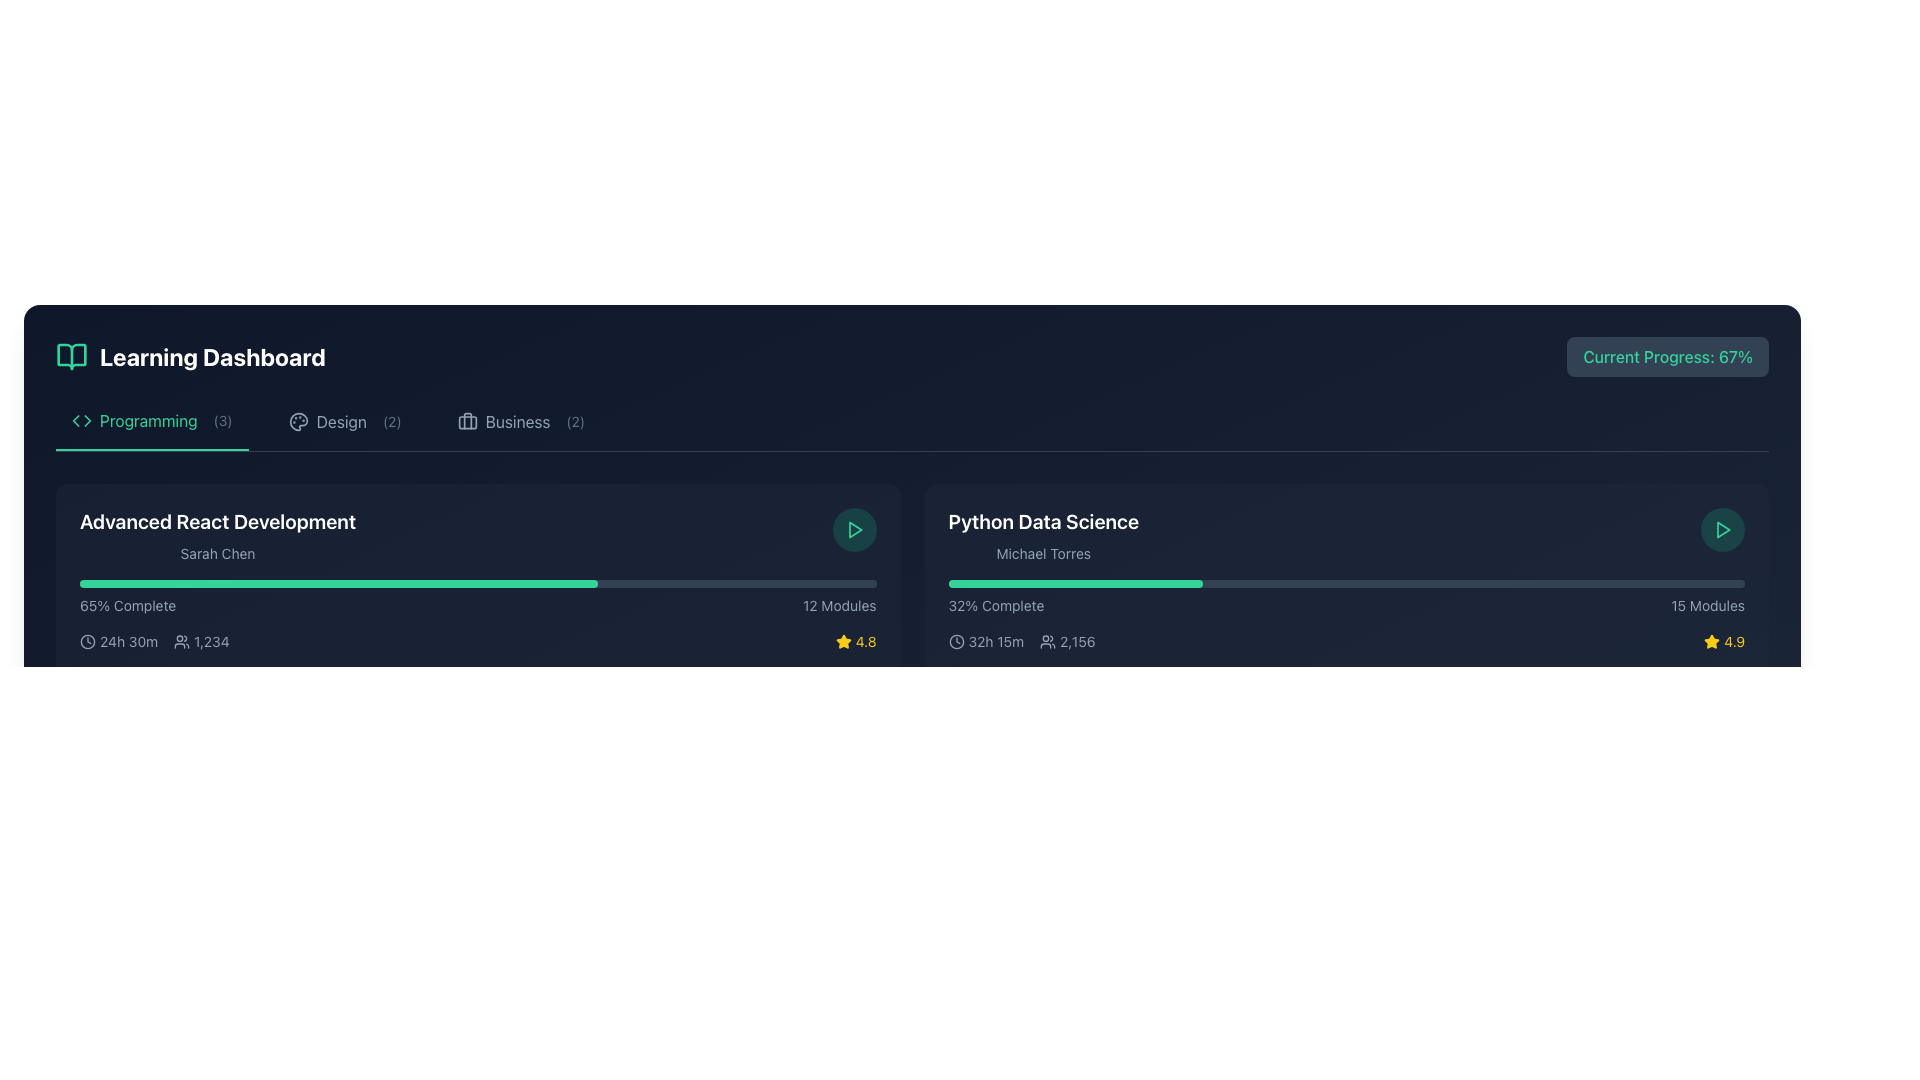 This screenshot has height=1080, width=1920. I want to click on the triangular 'play' icon, which is outlined in green and located on the right side of the 'Python Data Science' course card, so click(855, 528).